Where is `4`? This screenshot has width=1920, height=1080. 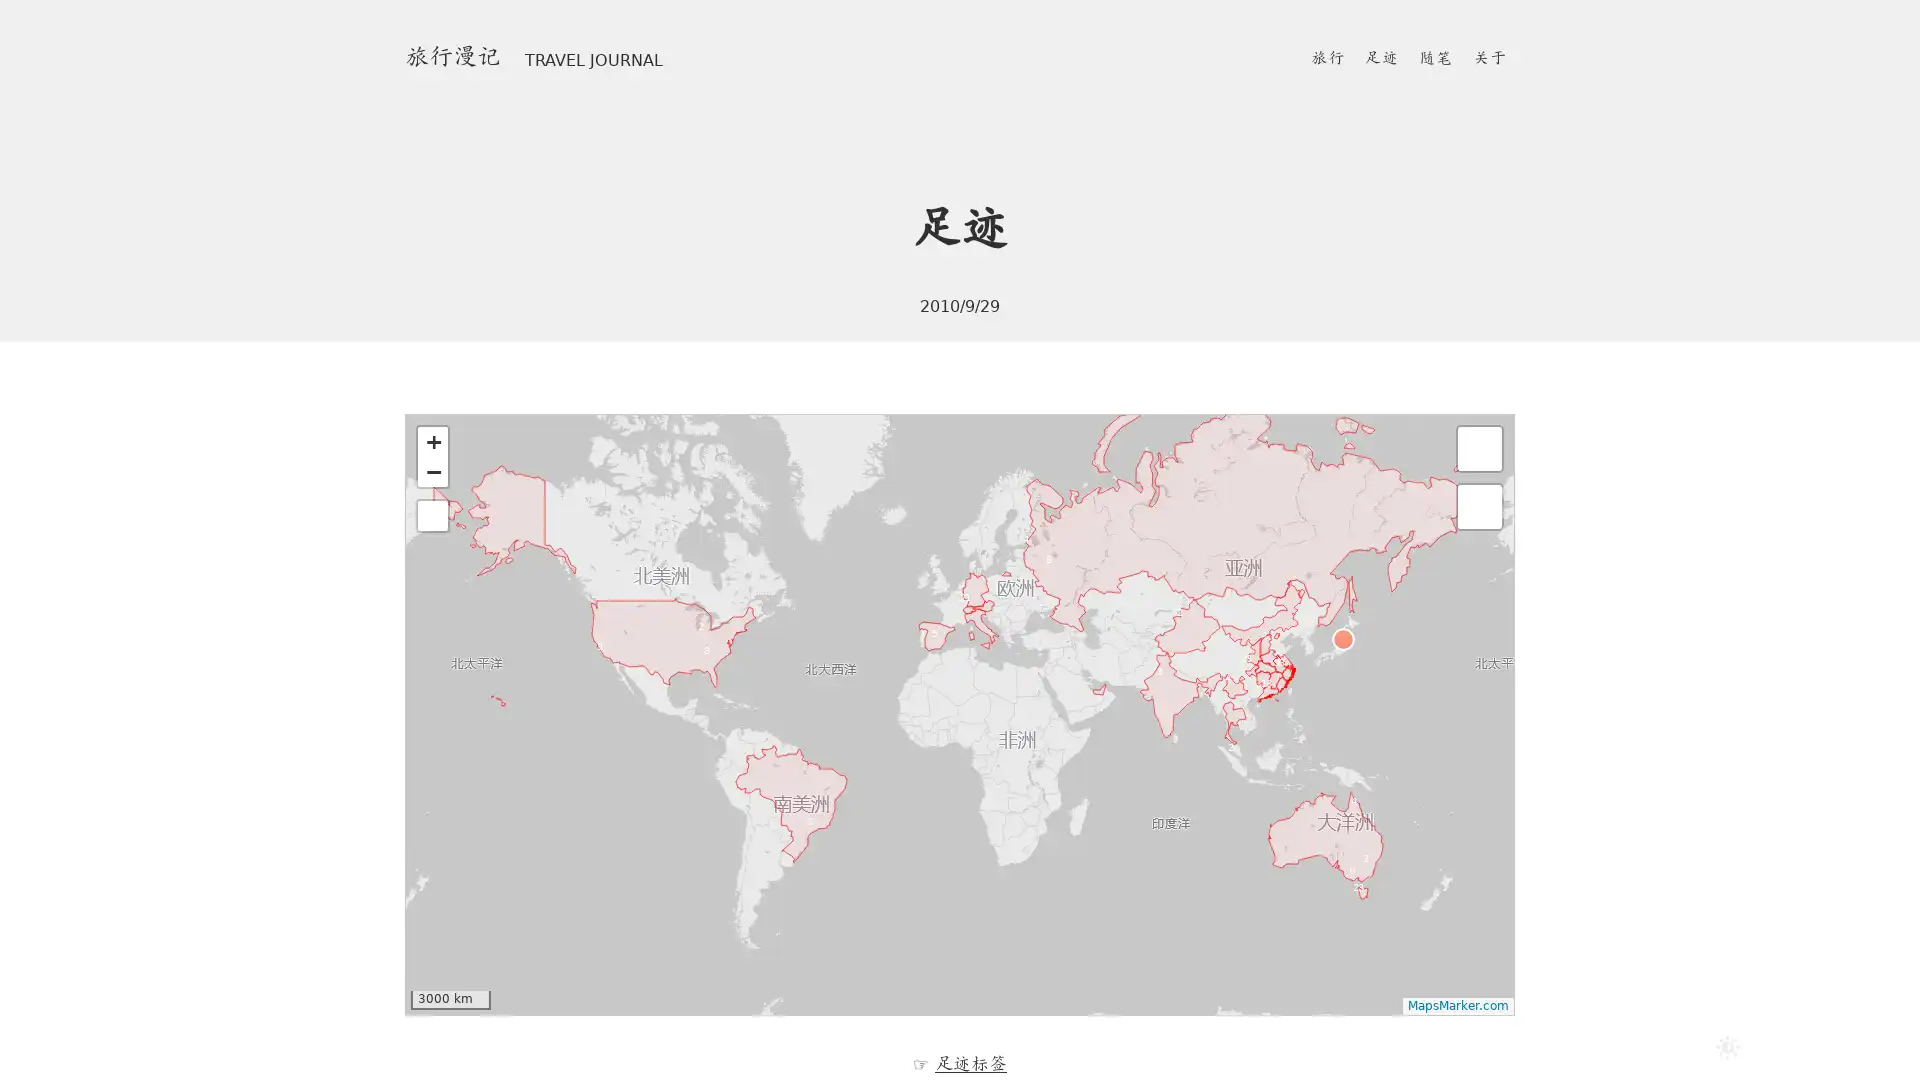
4 is located at coordinates (1360, 806).